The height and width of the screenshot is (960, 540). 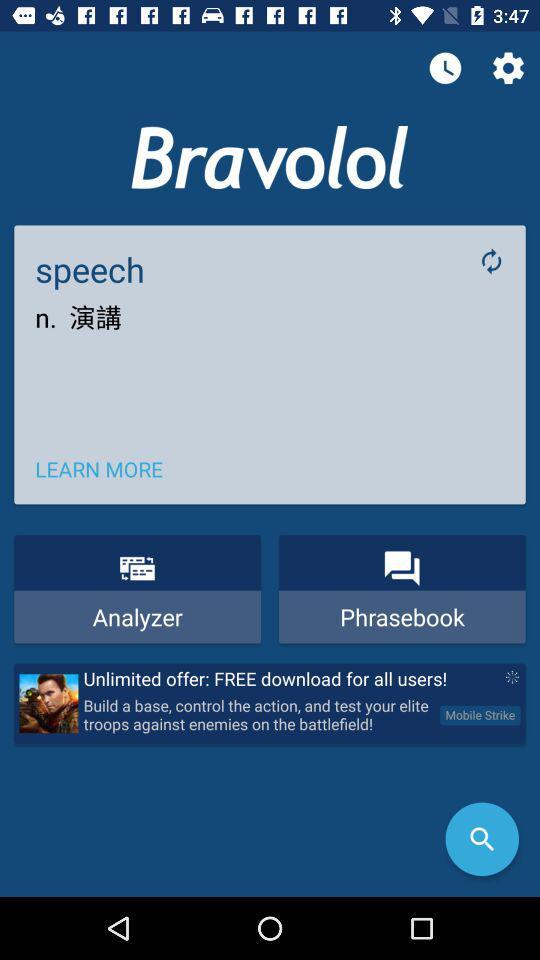 What do you see at coordinates (481, 839) in the screenshot?
I see `the search icon` at bounding box center [481, 839].